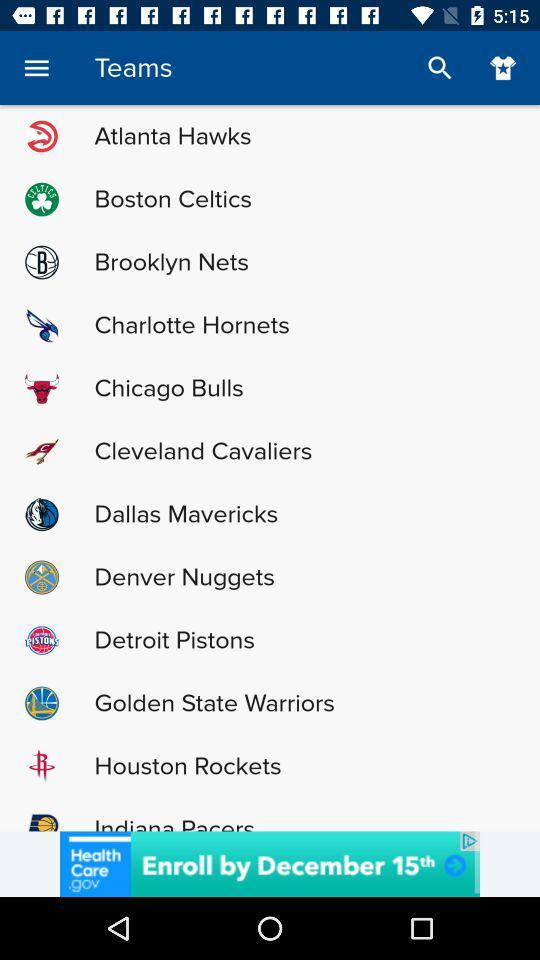 The image size is (540, 960). I want to click on the search icon, so click(440, 68).